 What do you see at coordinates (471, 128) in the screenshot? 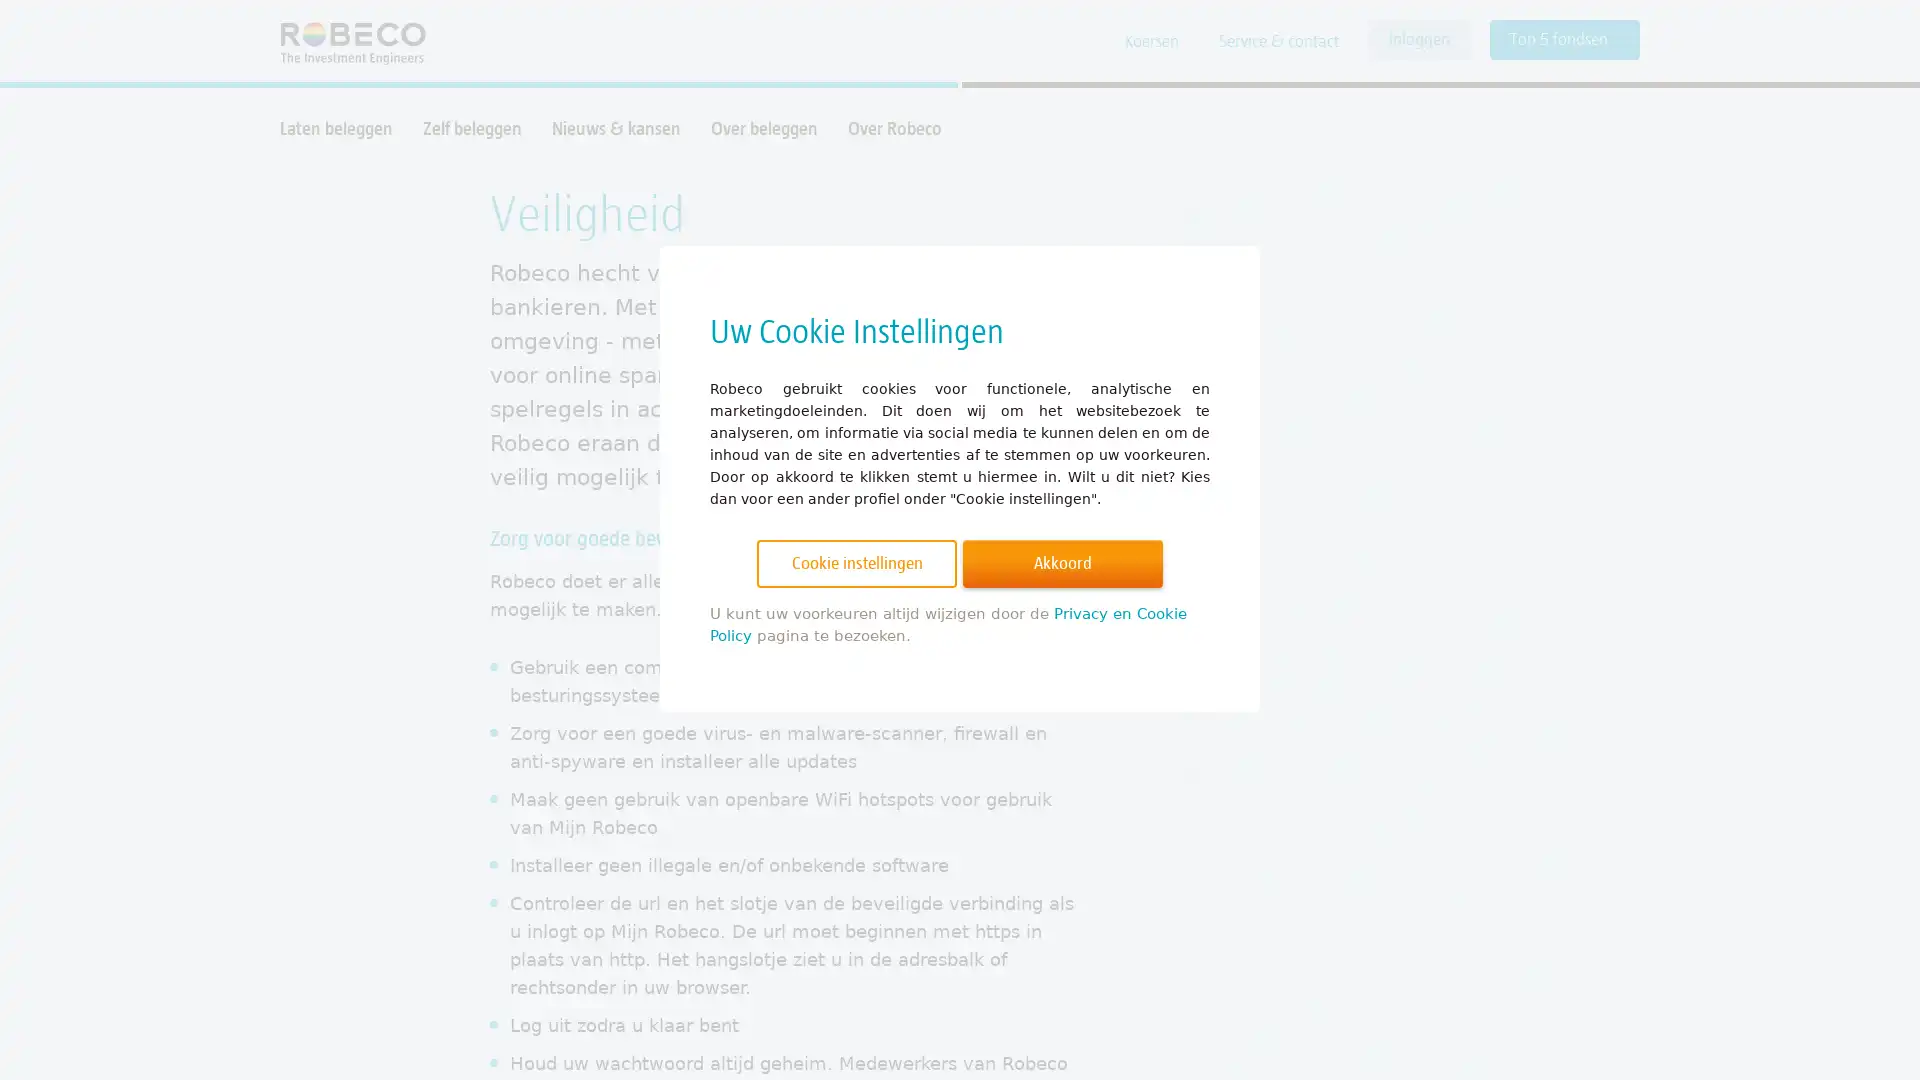
I see `Zelf beleggen` at bounding box center [471, 128].